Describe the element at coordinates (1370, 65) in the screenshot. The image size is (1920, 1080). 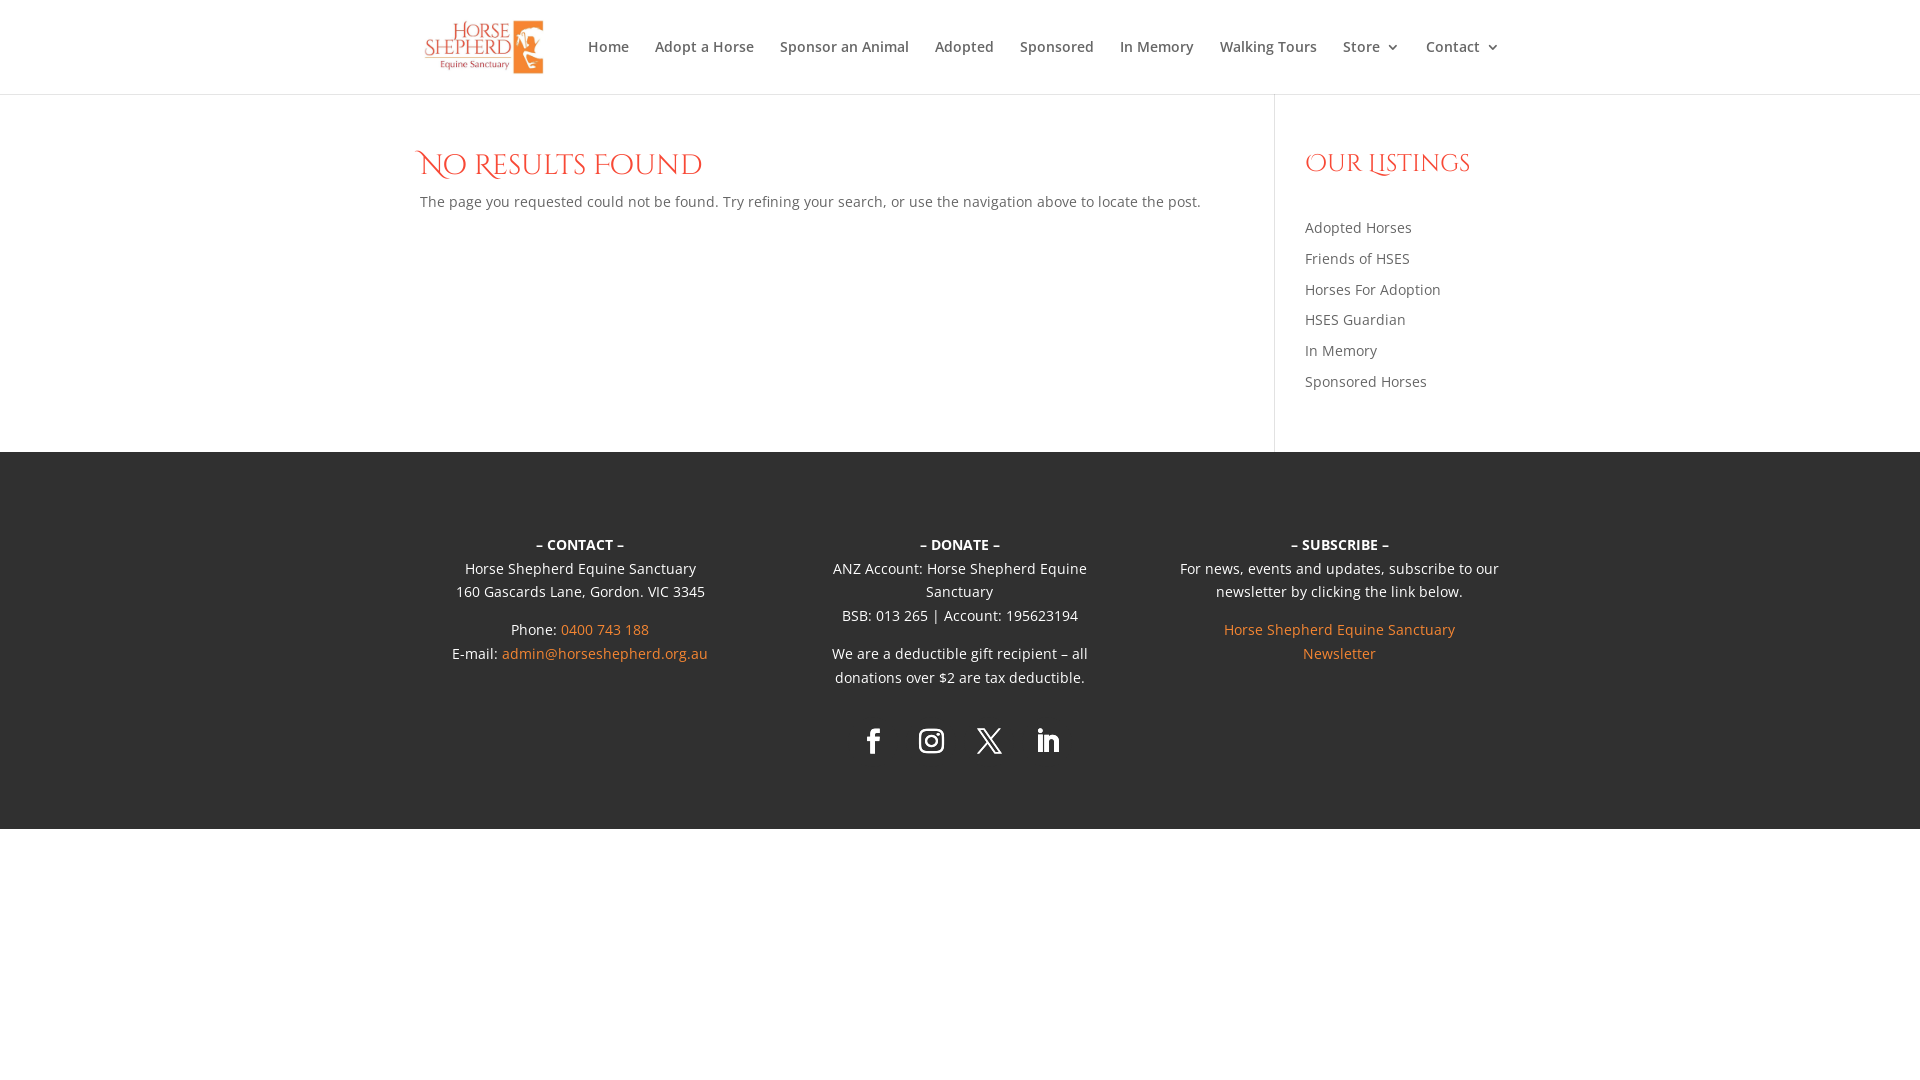
I see `'Store'` at that location.